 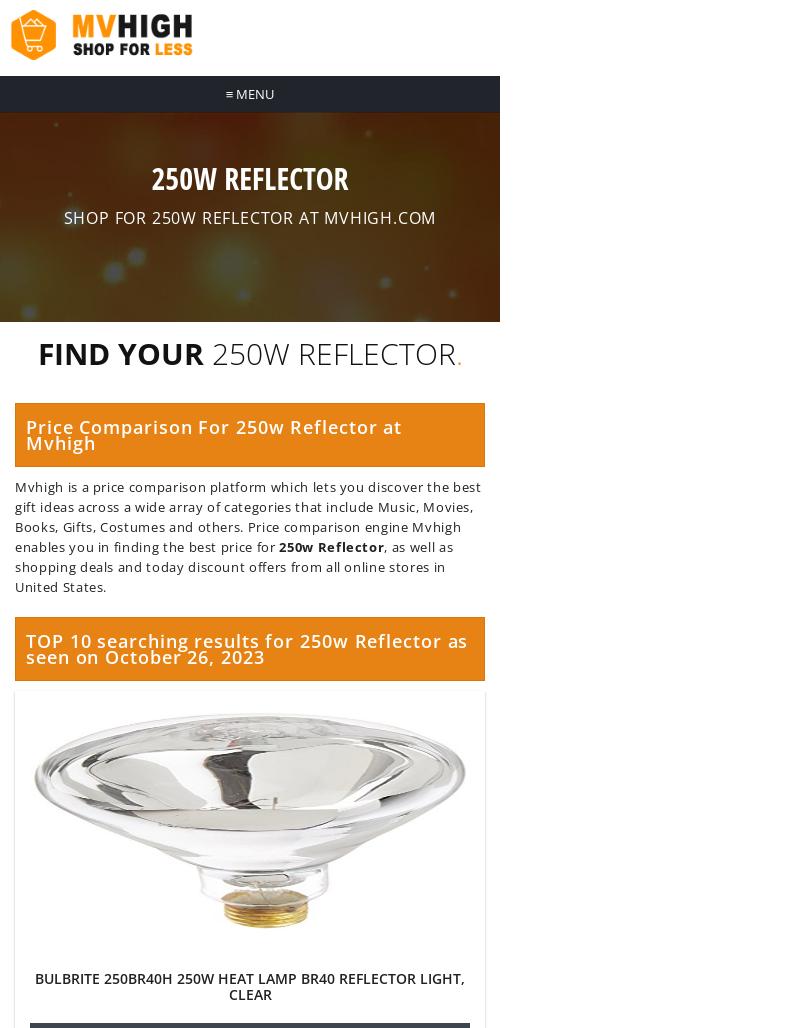 I want to click on ', as well as shopping deals and today discount offers from all online stores in United States.', so click(x=234, y=567).